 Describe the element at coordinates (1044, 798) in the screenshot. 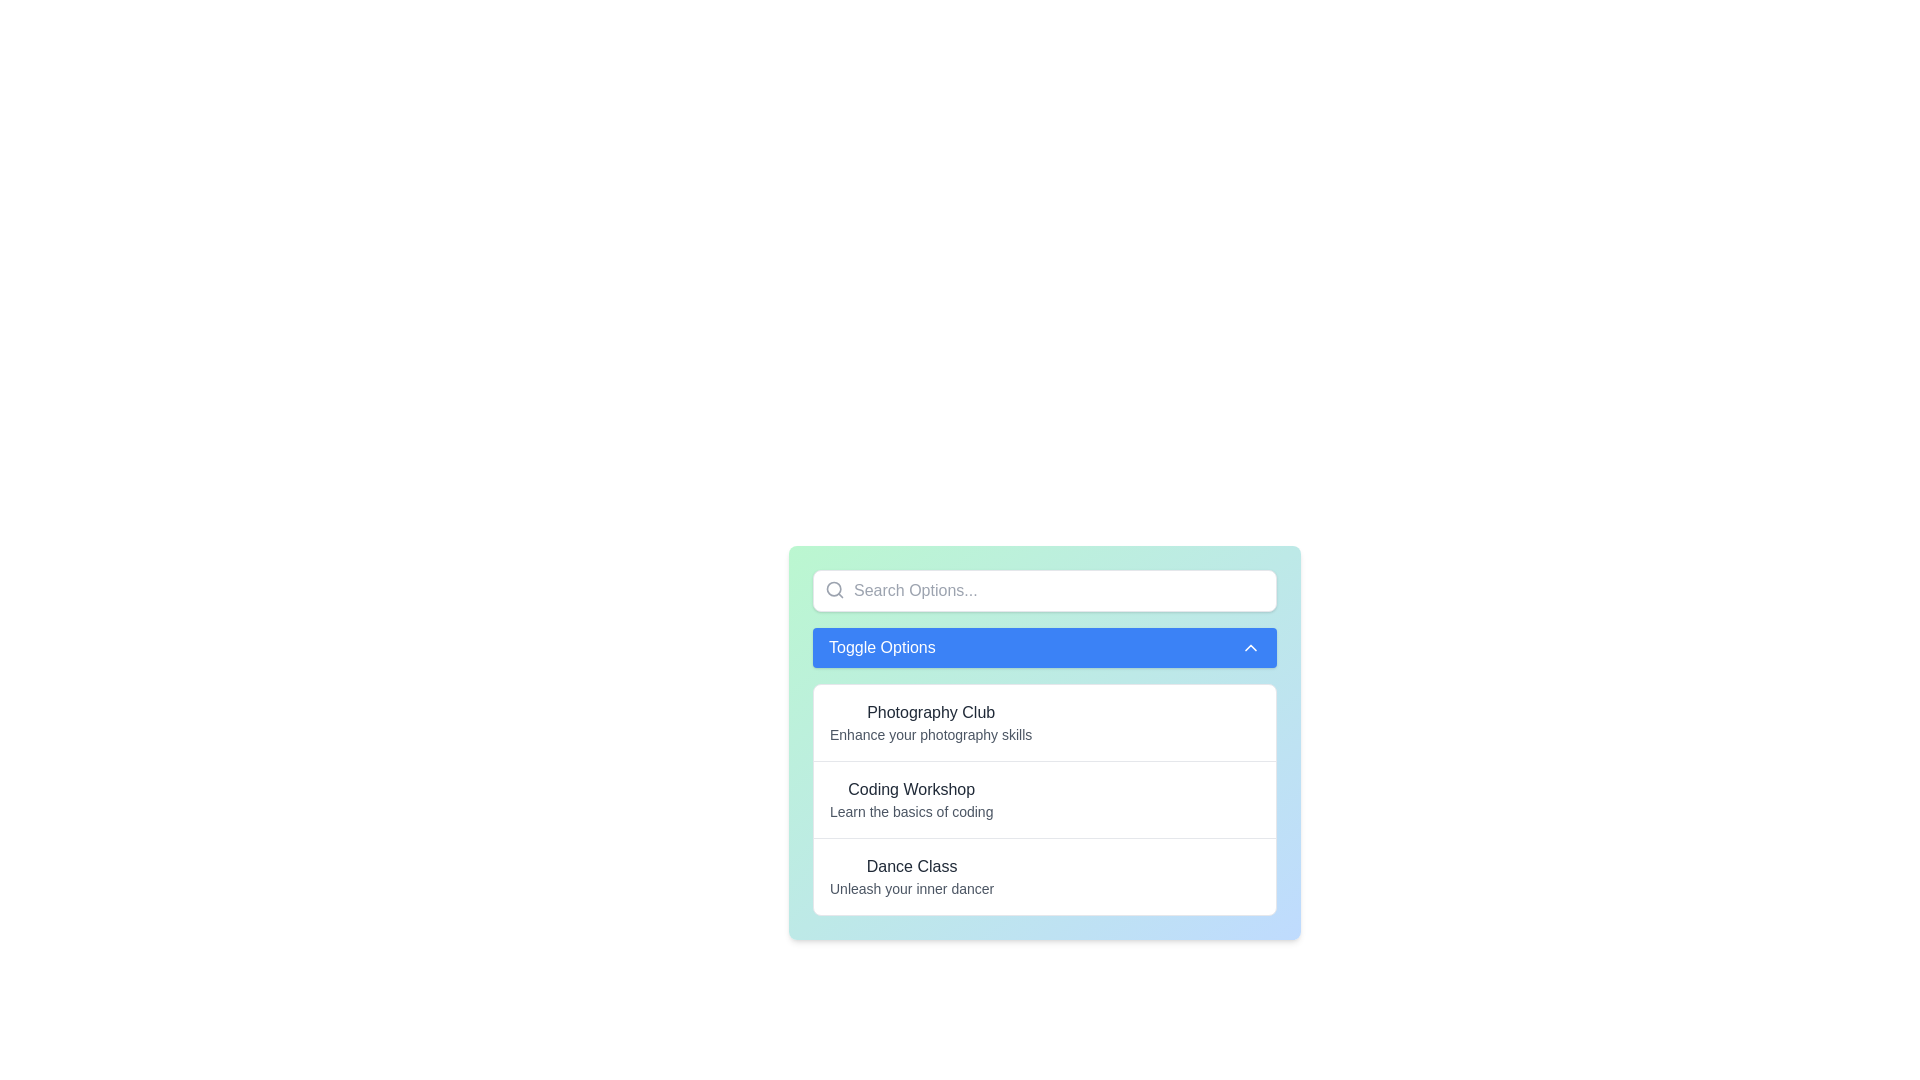

I see `the second item in the list, which contains a white background box with rounded corners, a thin border, and sections with titles and descriptions, located below the 'Photography Club' and above the 'Dance Class'` at that location.